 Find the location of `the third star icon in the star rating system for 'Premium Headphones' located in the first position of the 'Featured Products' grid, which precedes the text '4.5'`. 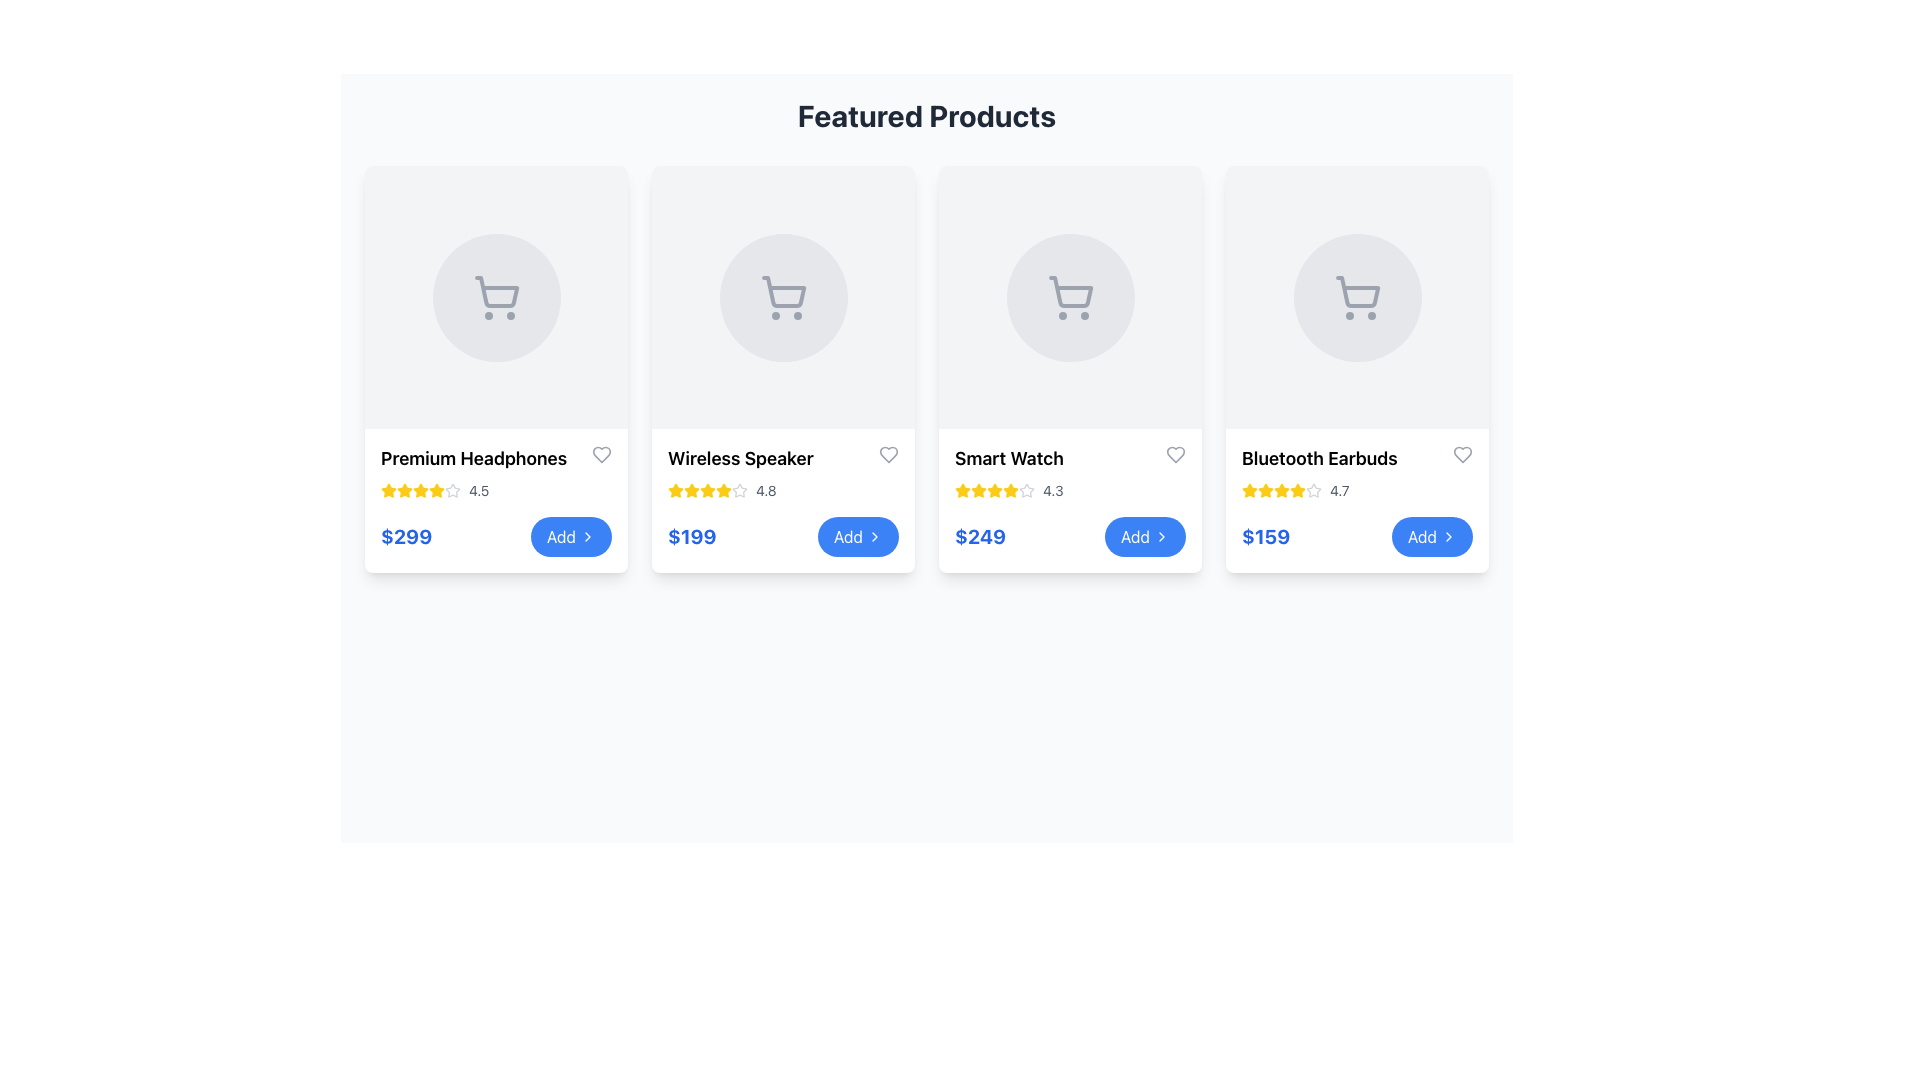

the third star icon in the star rating system for 'Premium Headphones' located in the first position of the 'Featured Products' grid, which precedes the text '4.5' is located at coordinates (403, 490).